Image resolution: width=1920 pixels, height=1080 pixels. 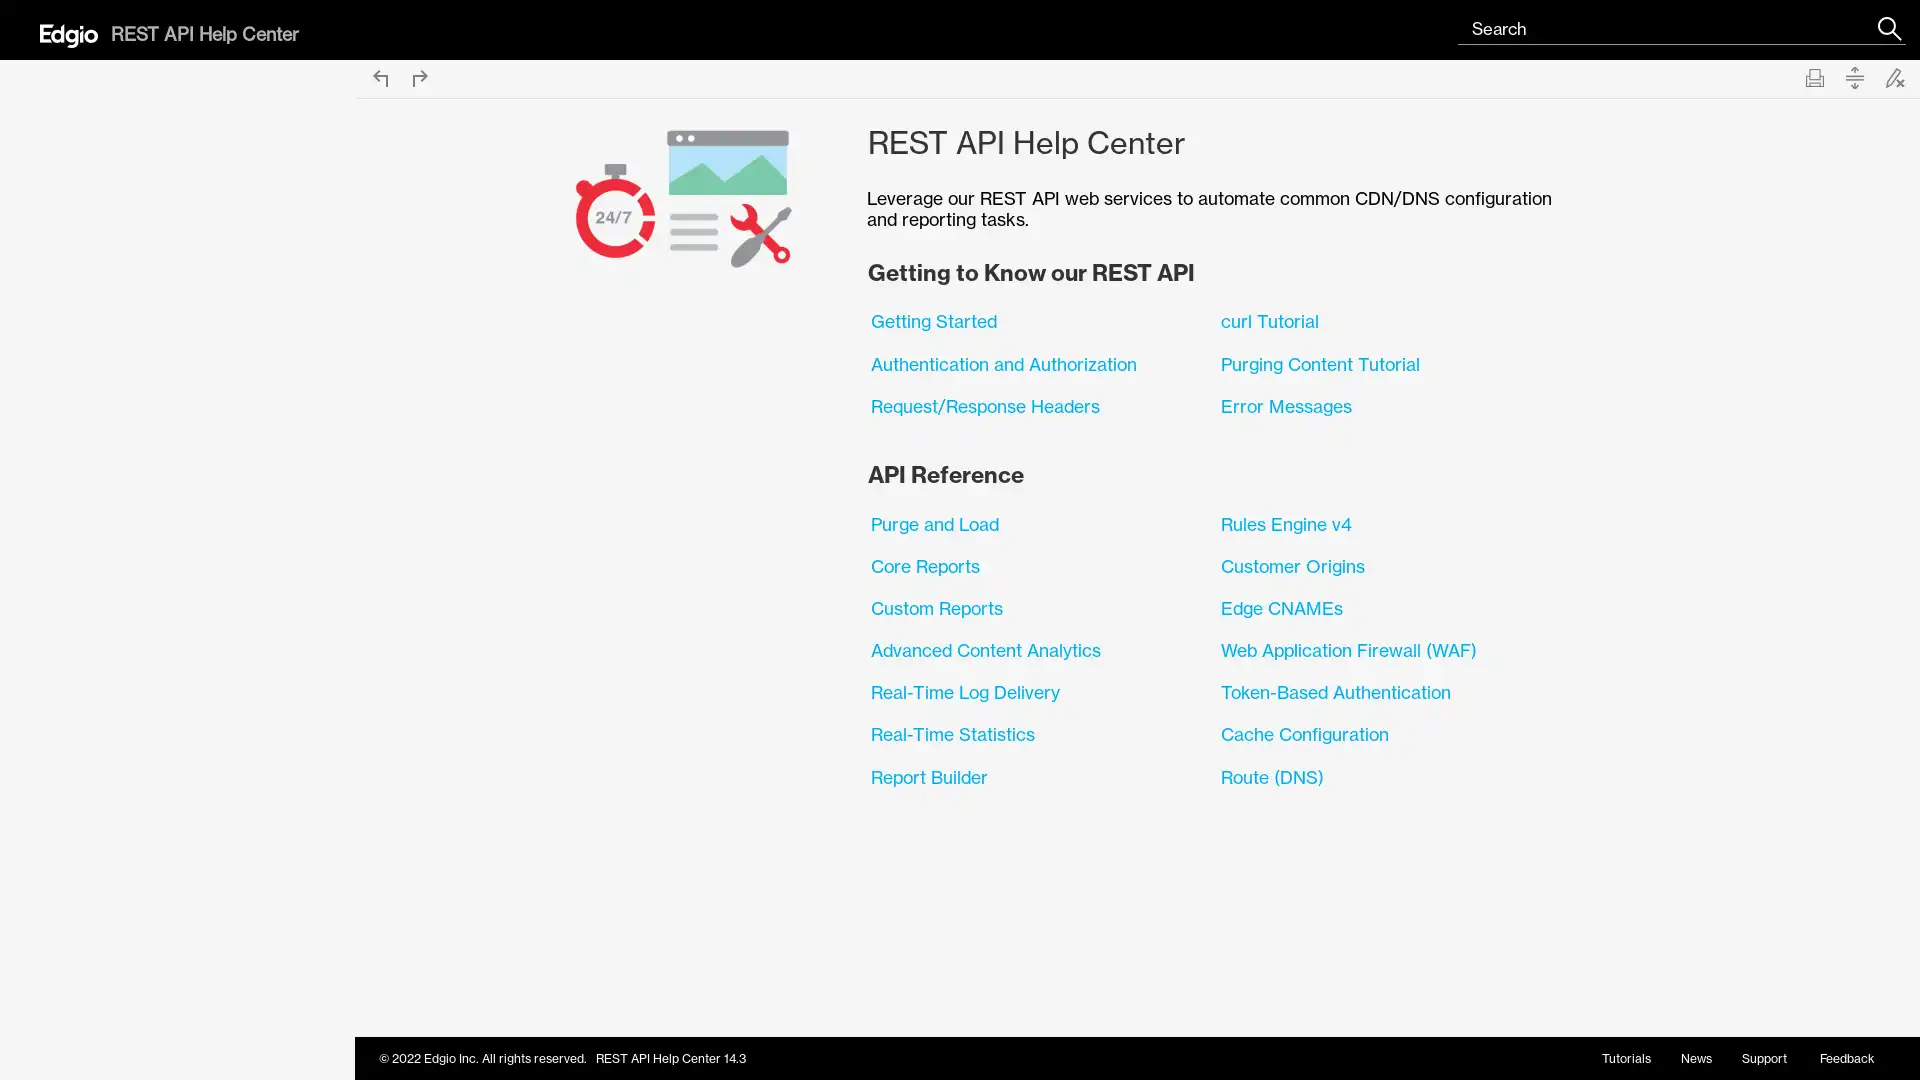 I want to click on previous topic, so click(x=379, y=76).